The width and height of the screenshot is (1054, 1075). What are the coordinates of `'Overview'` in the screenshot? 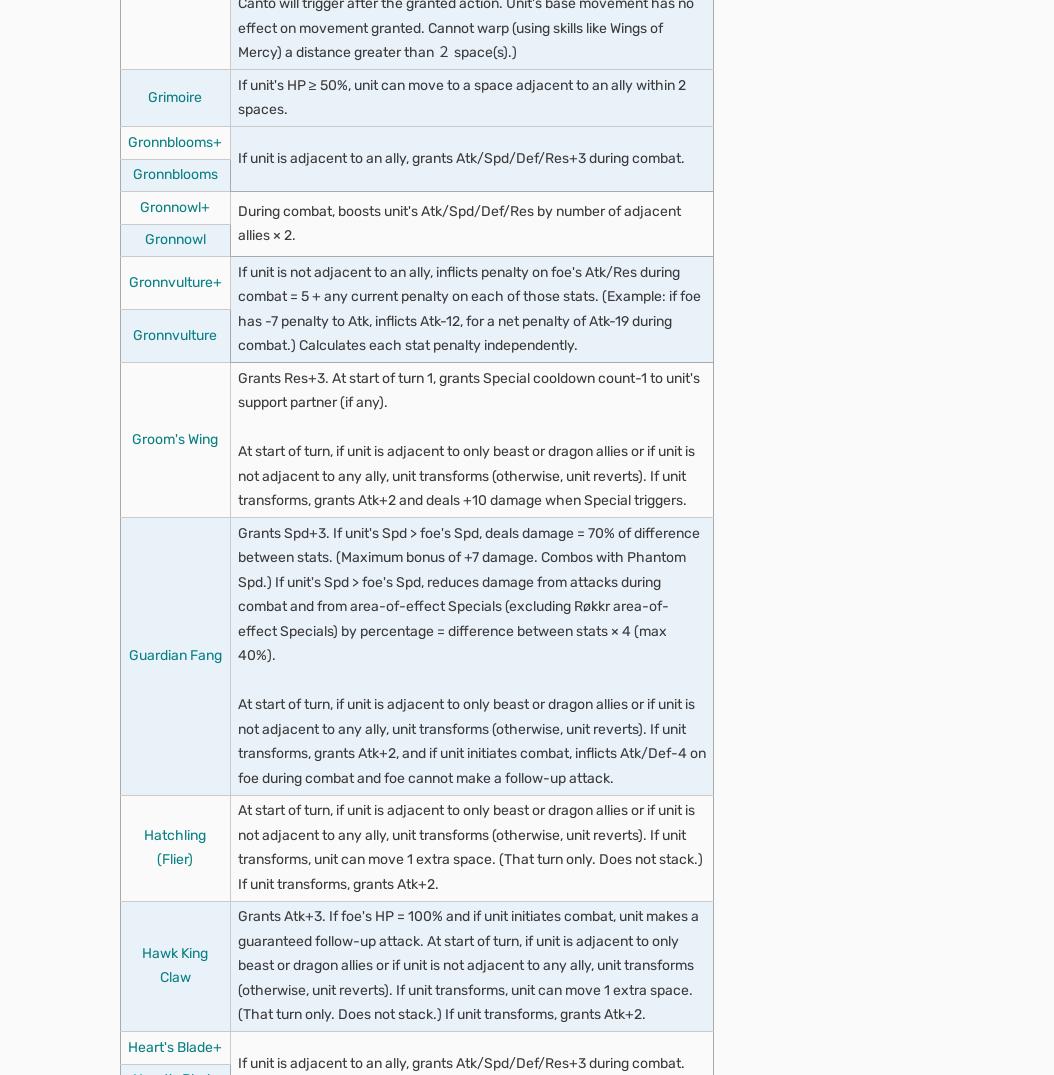 It's located at (115, 102).